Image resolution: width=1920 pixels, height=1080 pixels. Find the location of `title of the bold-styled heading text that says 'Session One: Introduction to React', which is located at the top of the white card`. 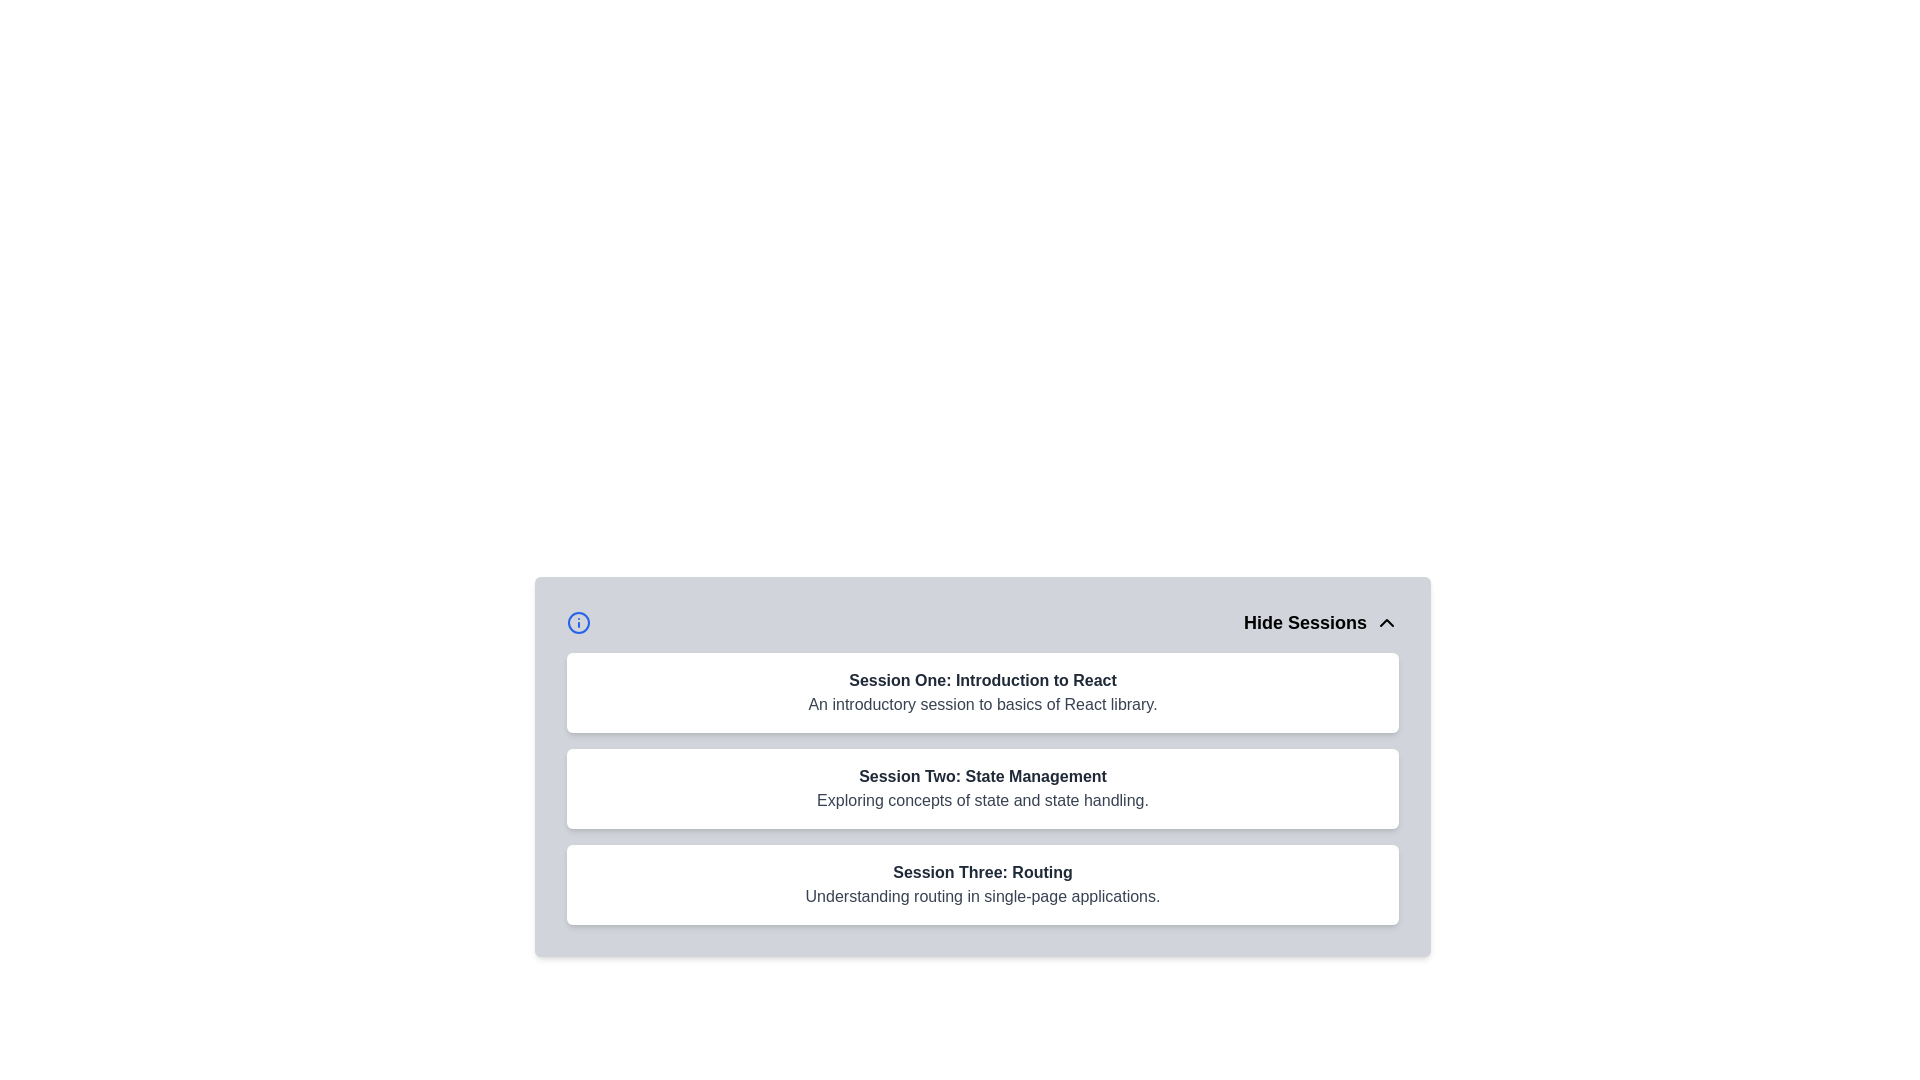

title of the bold-styled heading text that says 'Session One: Introduction to React', which is located at the top of the white card is located at coordinates (983, 680).